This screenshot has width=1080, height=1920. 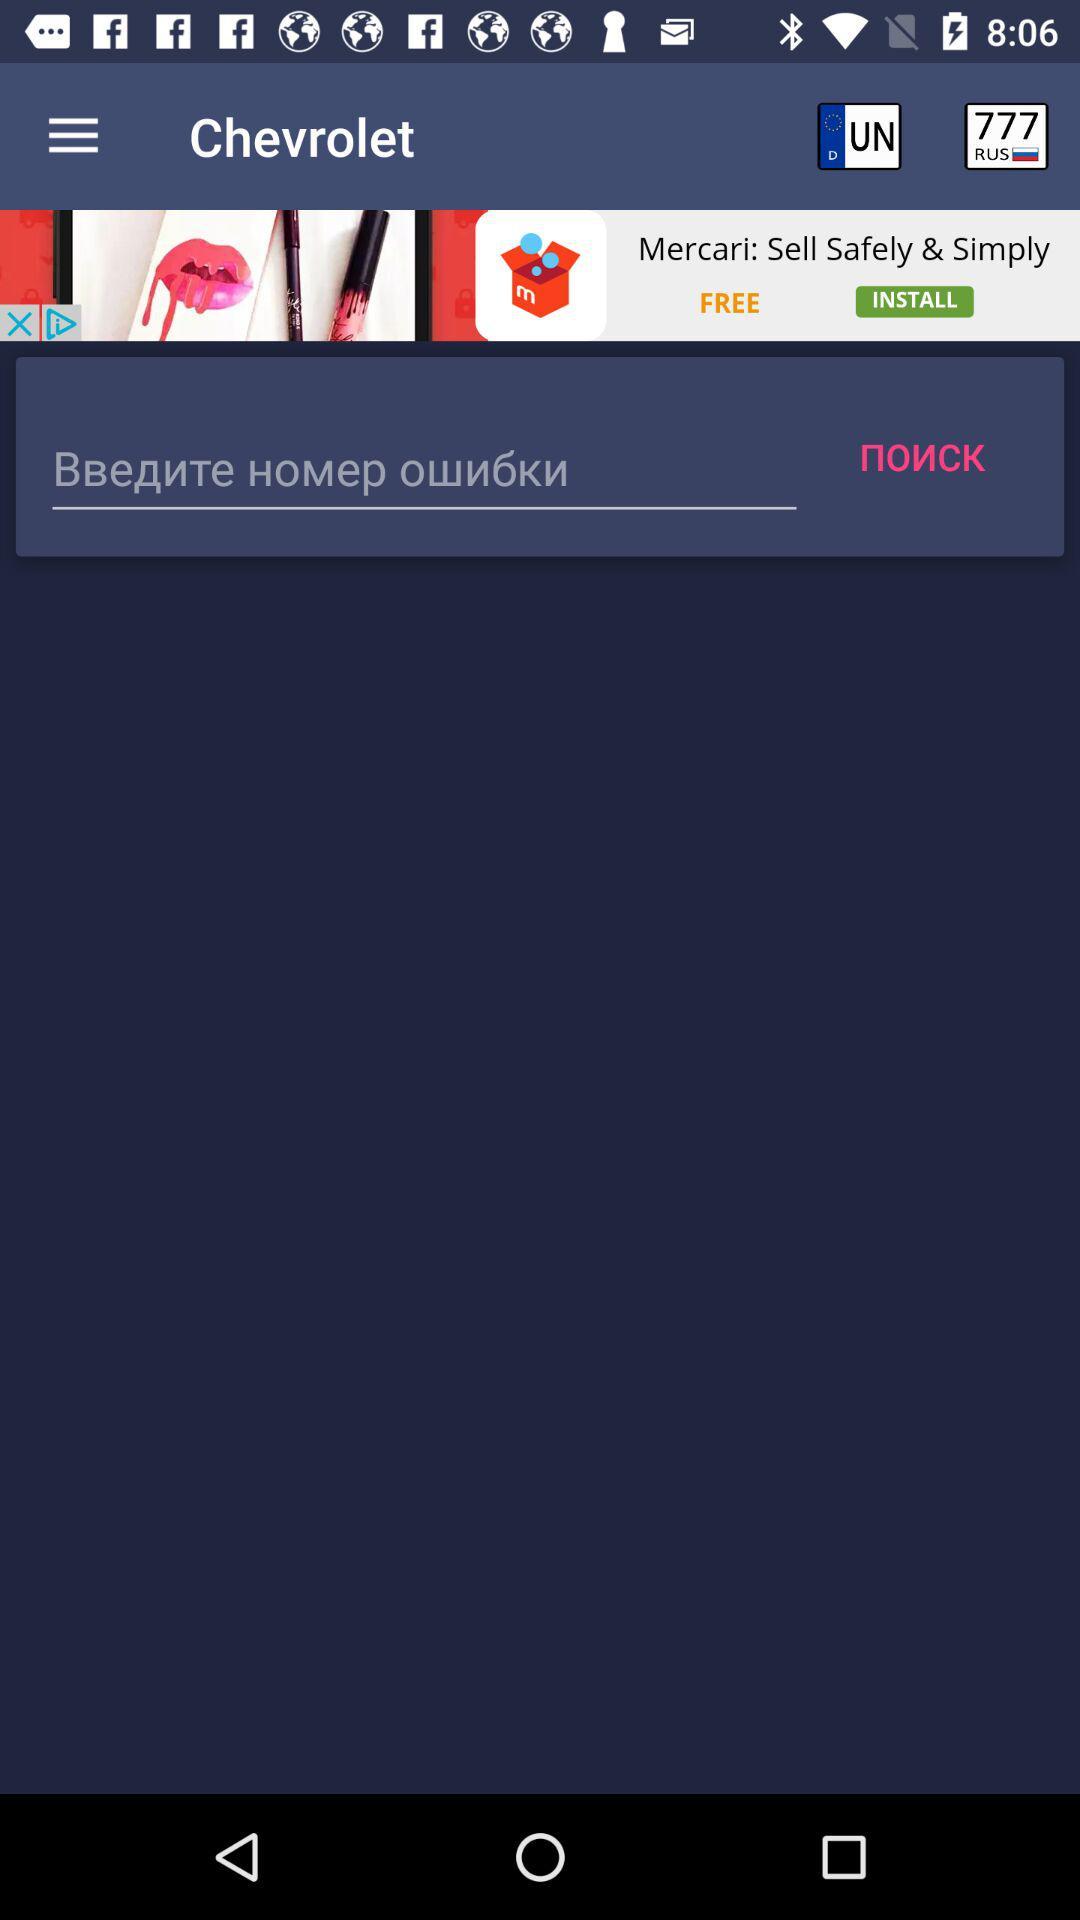 What do you see at coordinates (540, 274) in the screenshot?
I see `advertisement` at bounding box center [540, 274].